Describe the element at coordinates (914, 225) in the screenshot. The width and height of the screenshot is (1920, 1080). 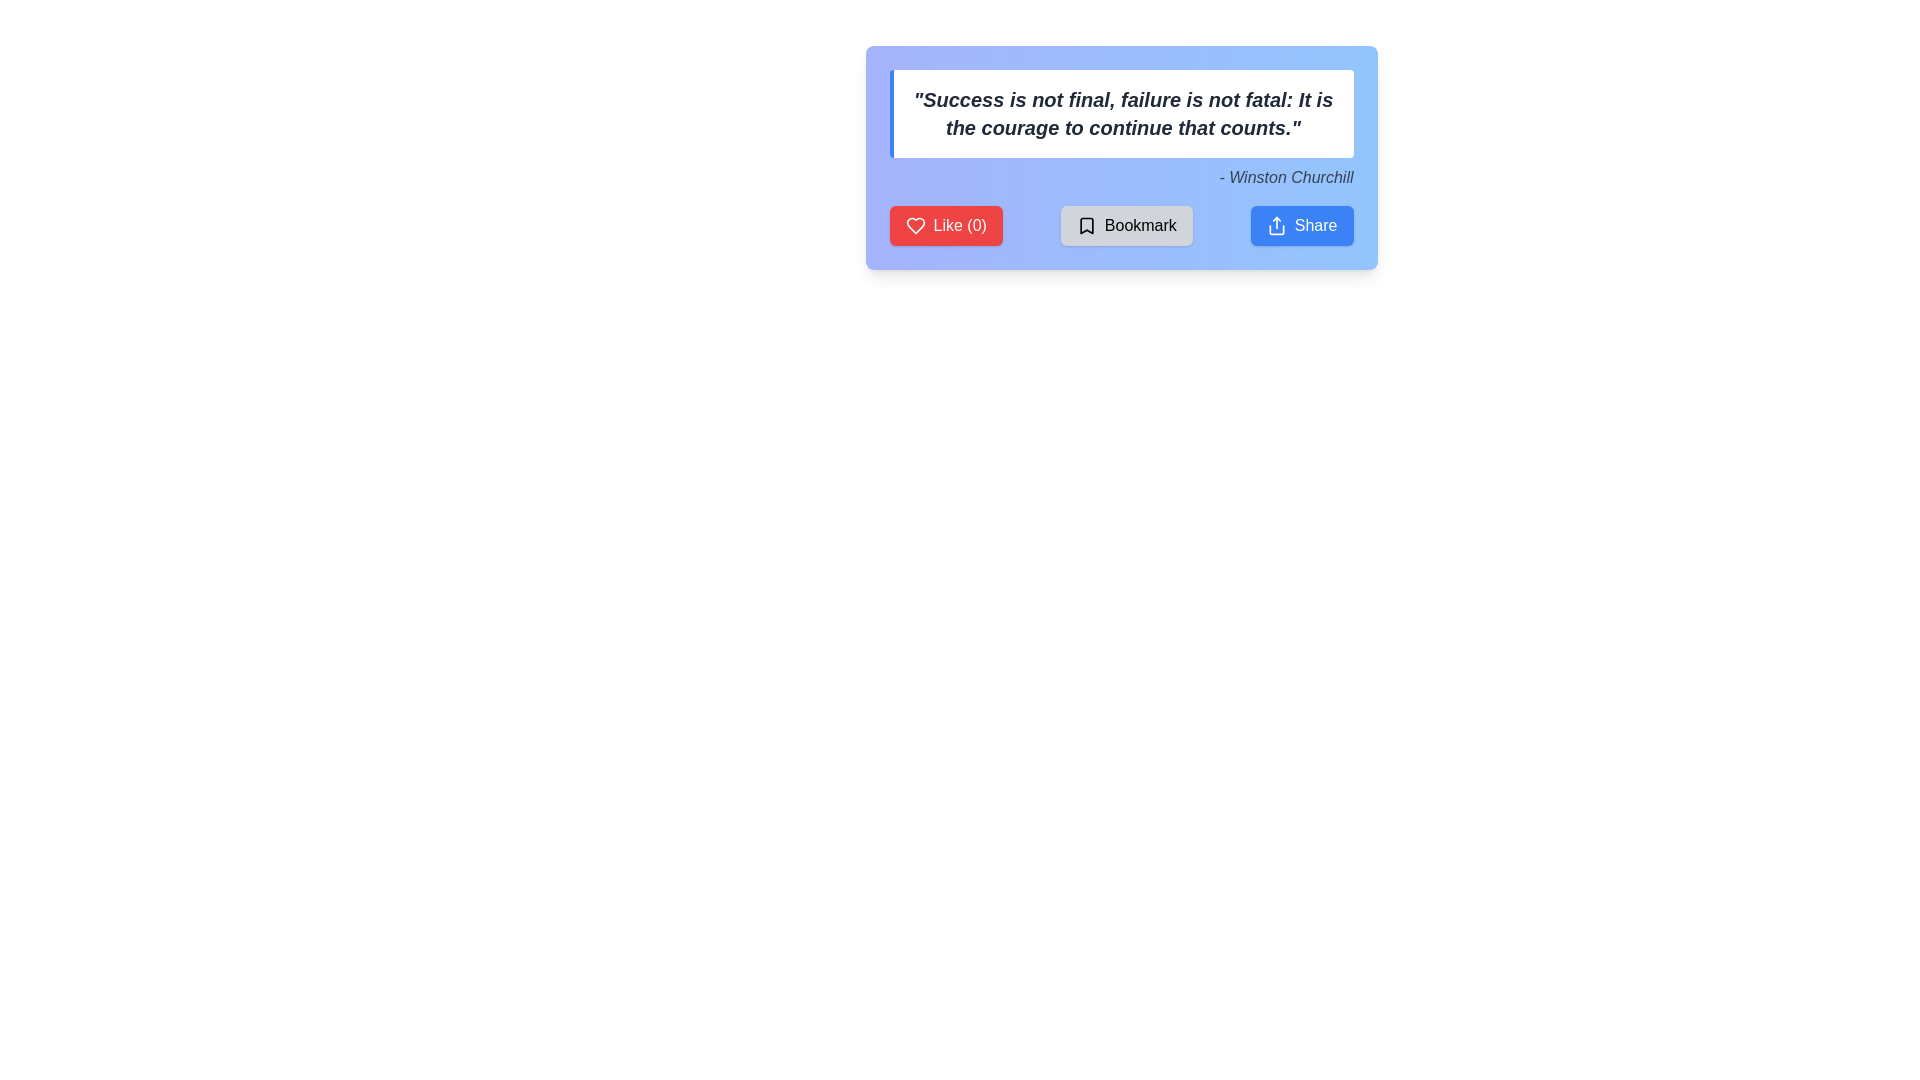
I see `the heart-shaped icon that is part of the 'Like (0)' button, located towards the bottom left of the panel` at that location.